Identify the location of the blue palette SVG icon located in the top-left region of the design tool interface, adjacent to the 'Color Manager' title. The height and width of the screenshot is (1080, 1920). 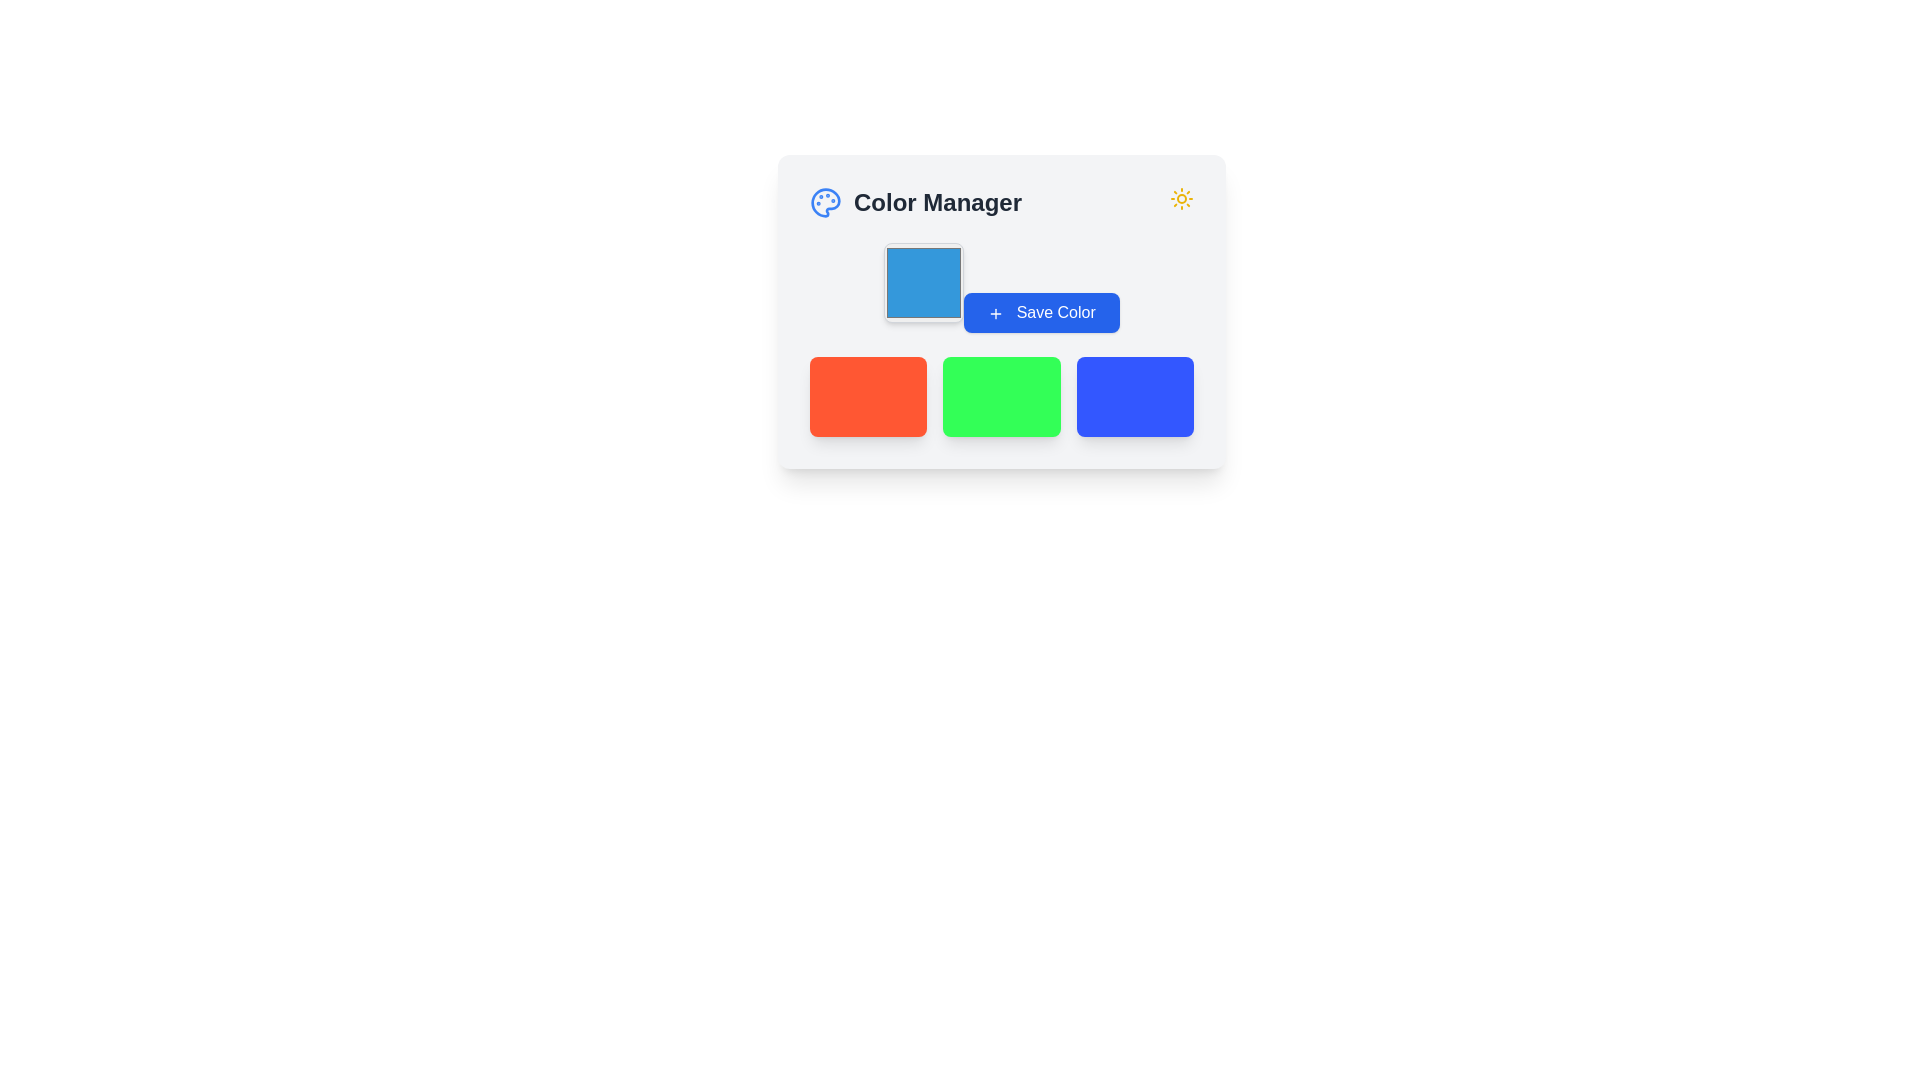
(825, 203).